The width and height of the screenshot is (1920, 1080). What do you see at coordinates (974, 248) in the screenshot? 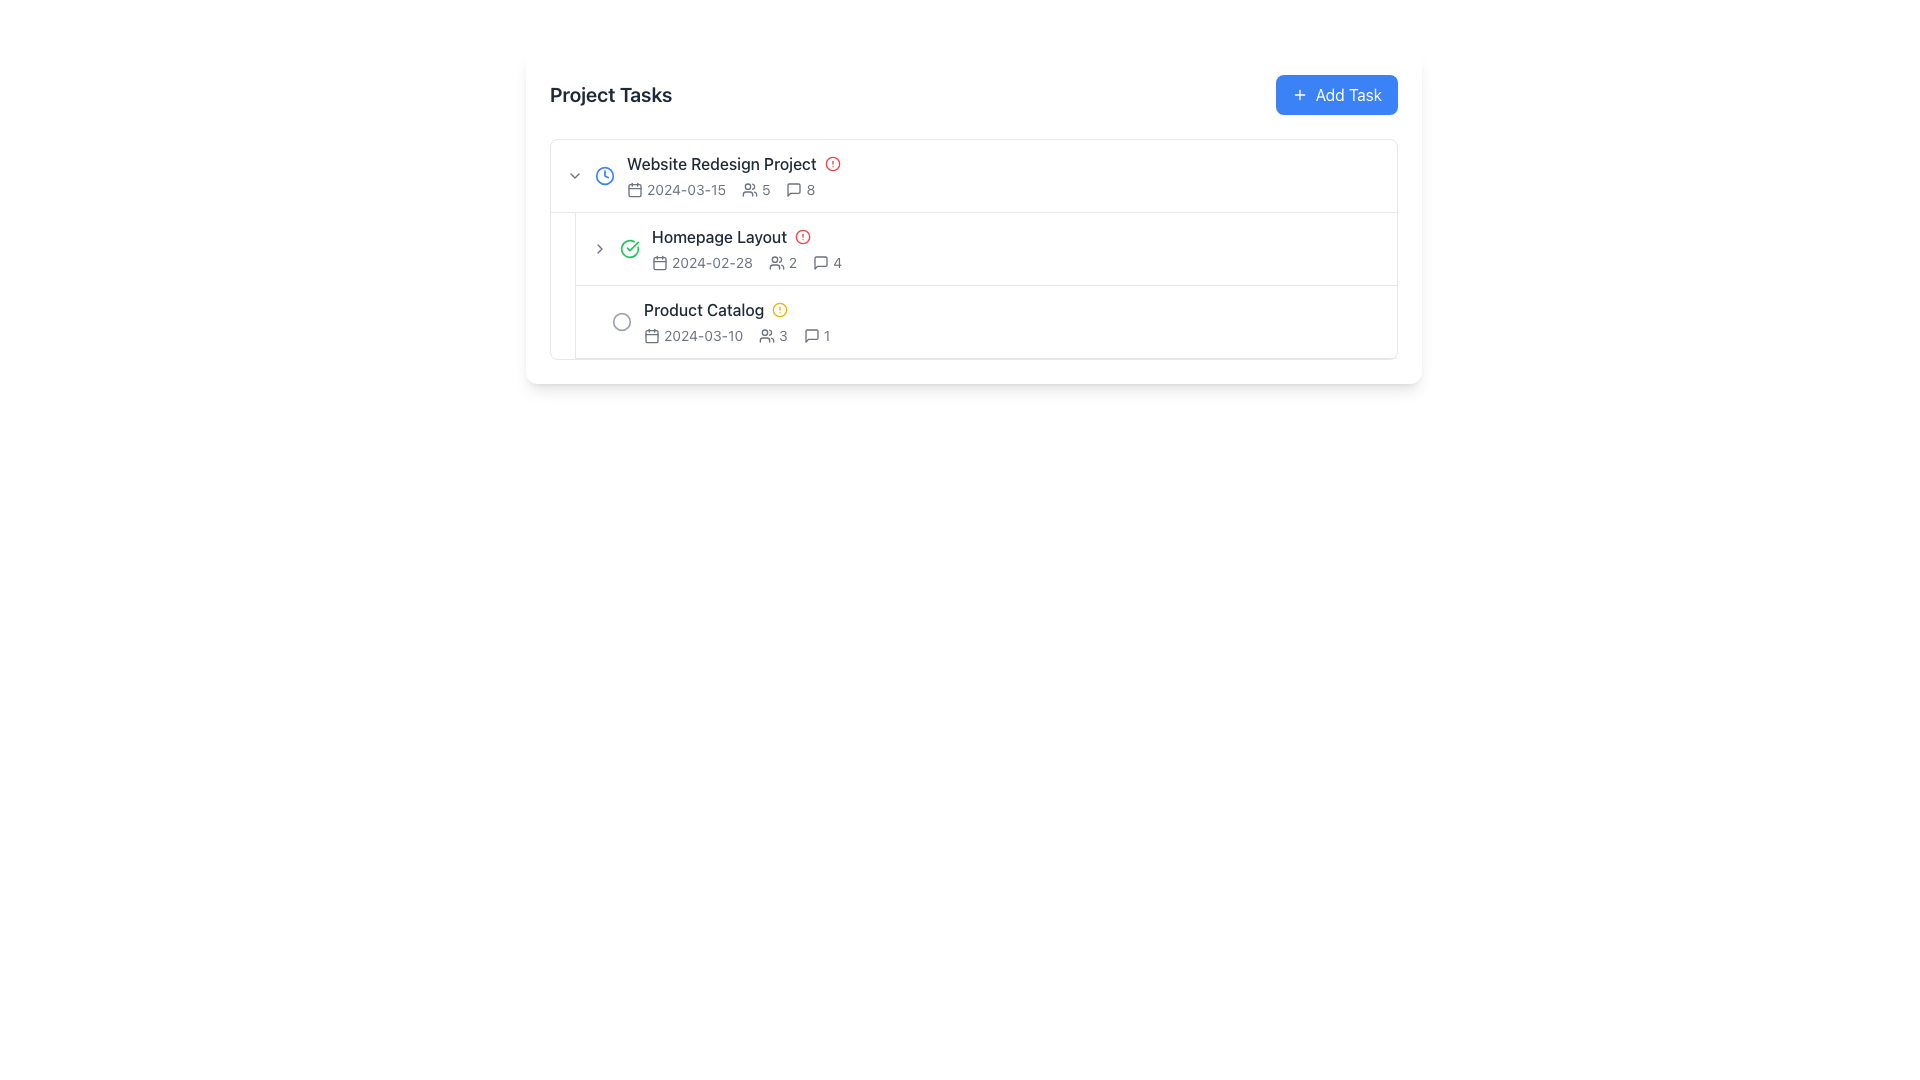
I see `the 'Homepage Layout' task list item` at bounding box center [974, 248].